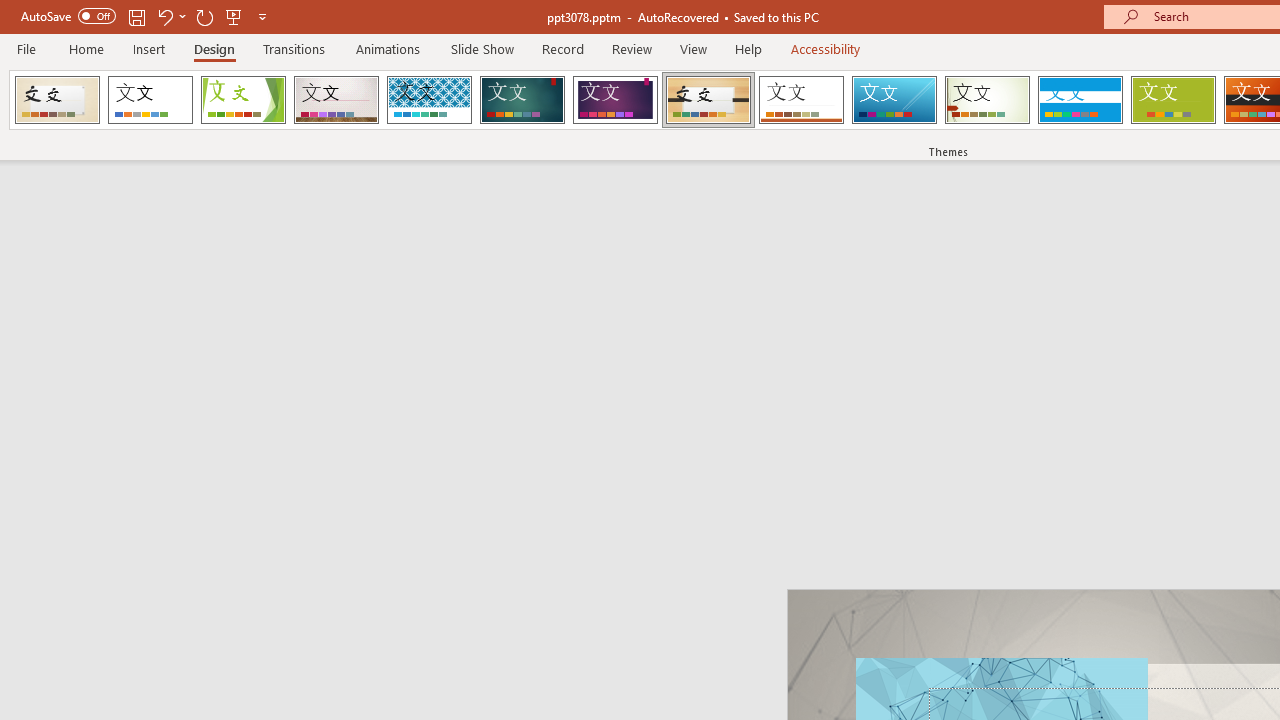  Describe the element at coordinates (242, 100) in the screenshot. I see `'Facet'` at that location.